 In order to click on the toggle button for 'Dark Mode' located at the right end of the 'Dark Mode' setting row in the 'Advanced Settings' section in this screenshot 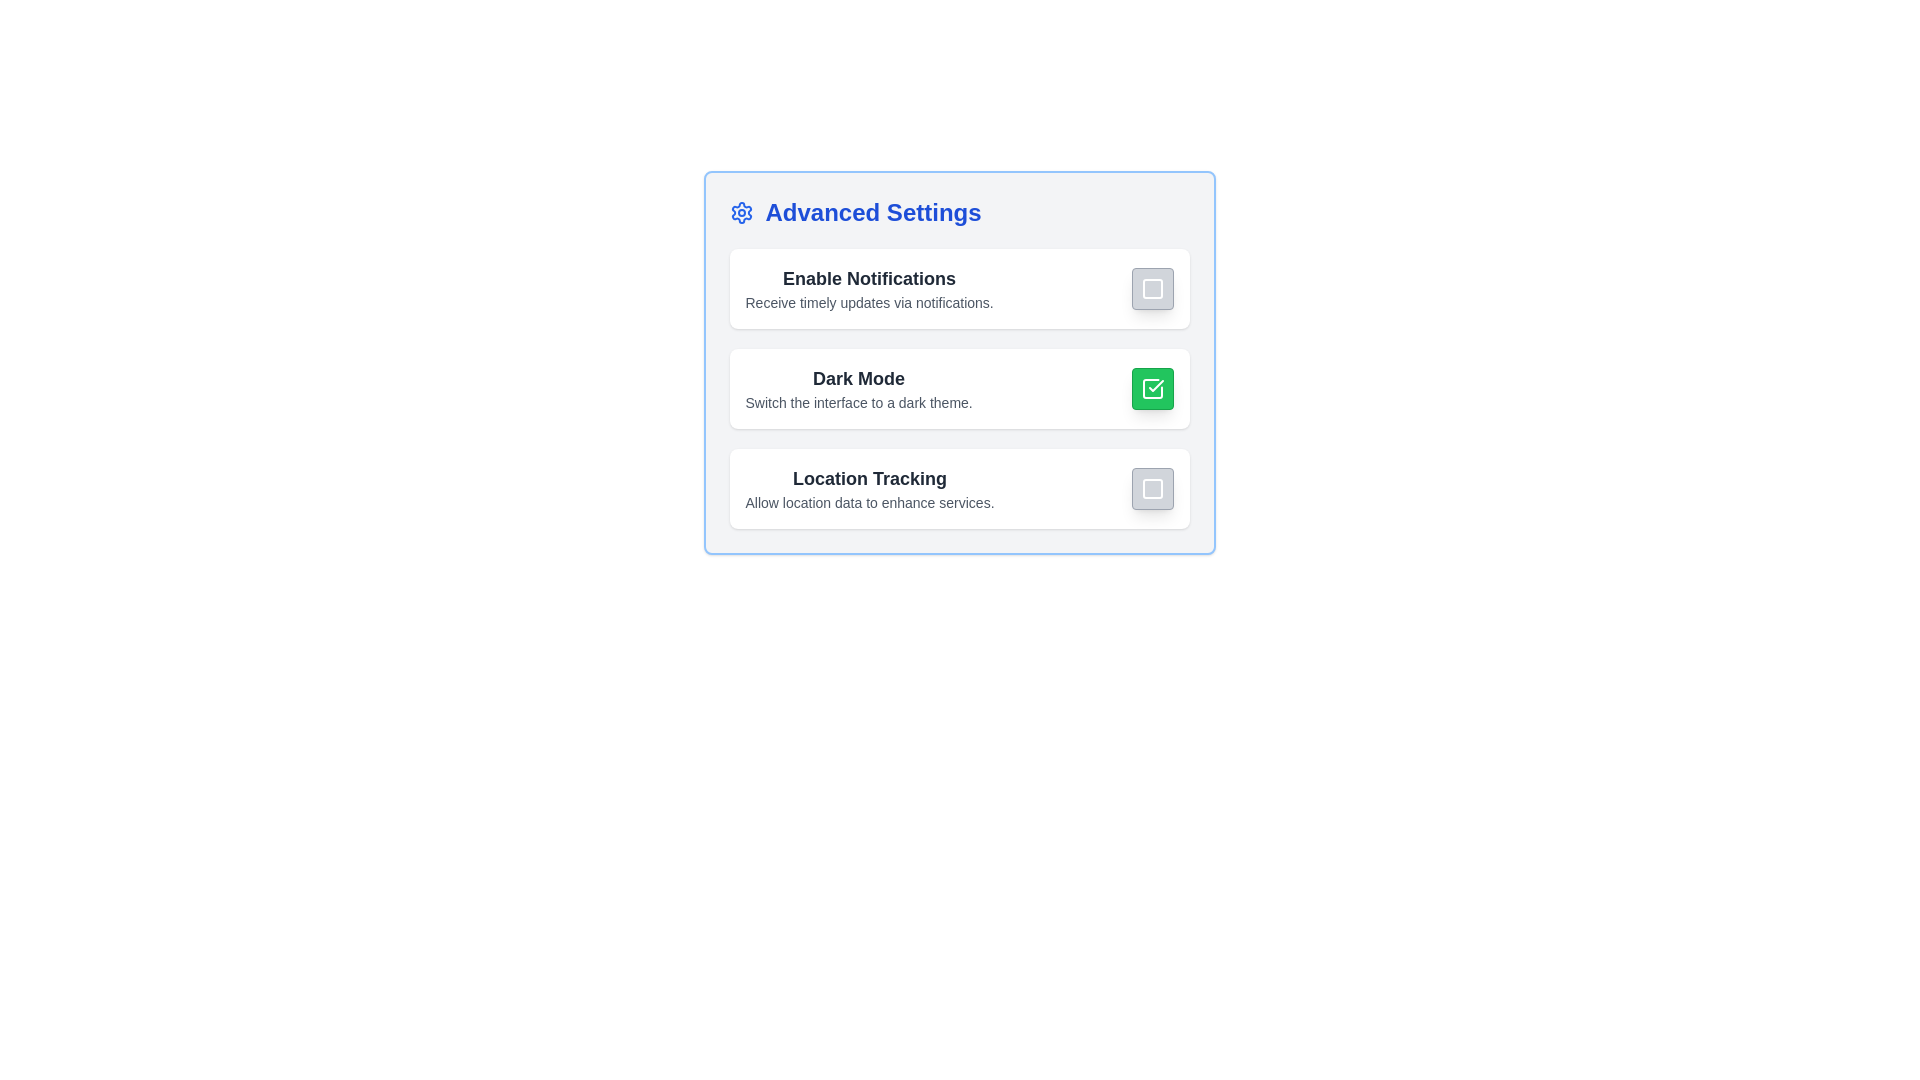, I will do `click(1152, 389)`.